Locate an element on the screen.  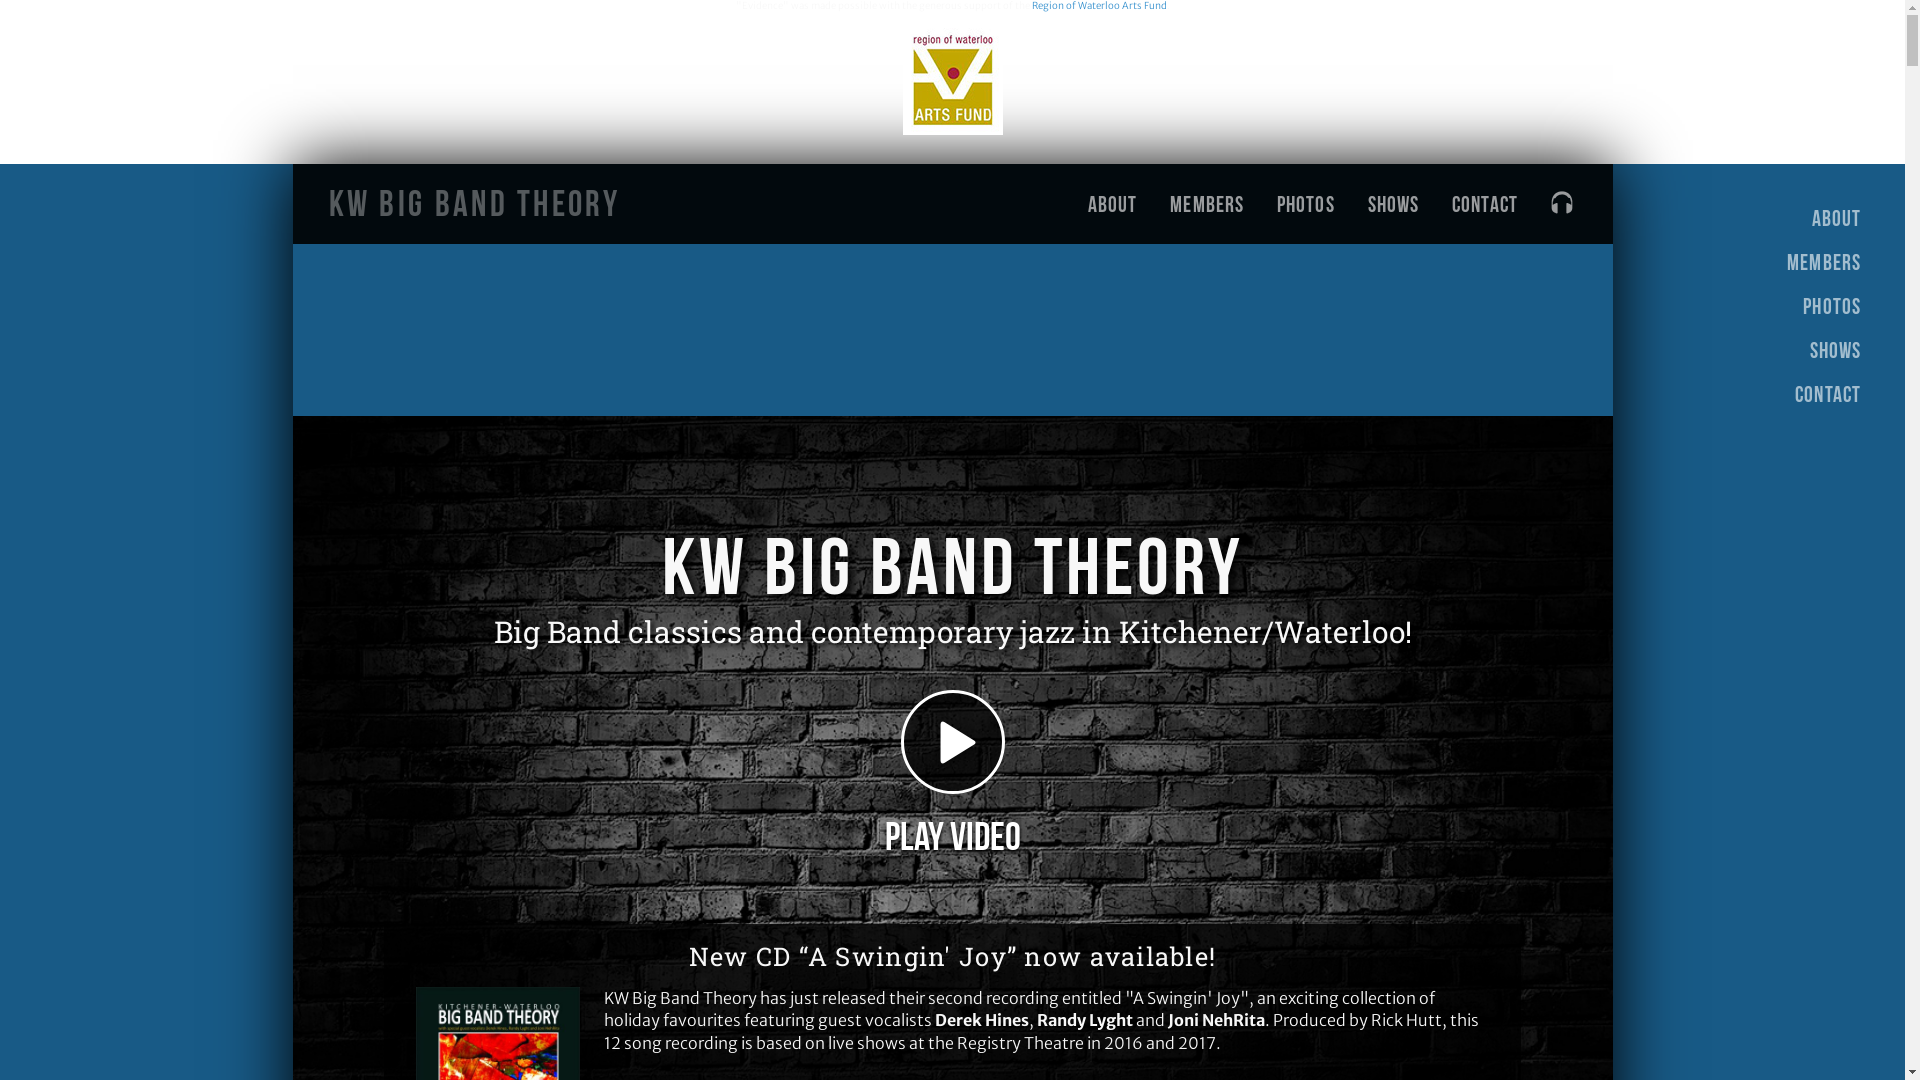
'SHOWS' is located at coordinates (1392, 204).